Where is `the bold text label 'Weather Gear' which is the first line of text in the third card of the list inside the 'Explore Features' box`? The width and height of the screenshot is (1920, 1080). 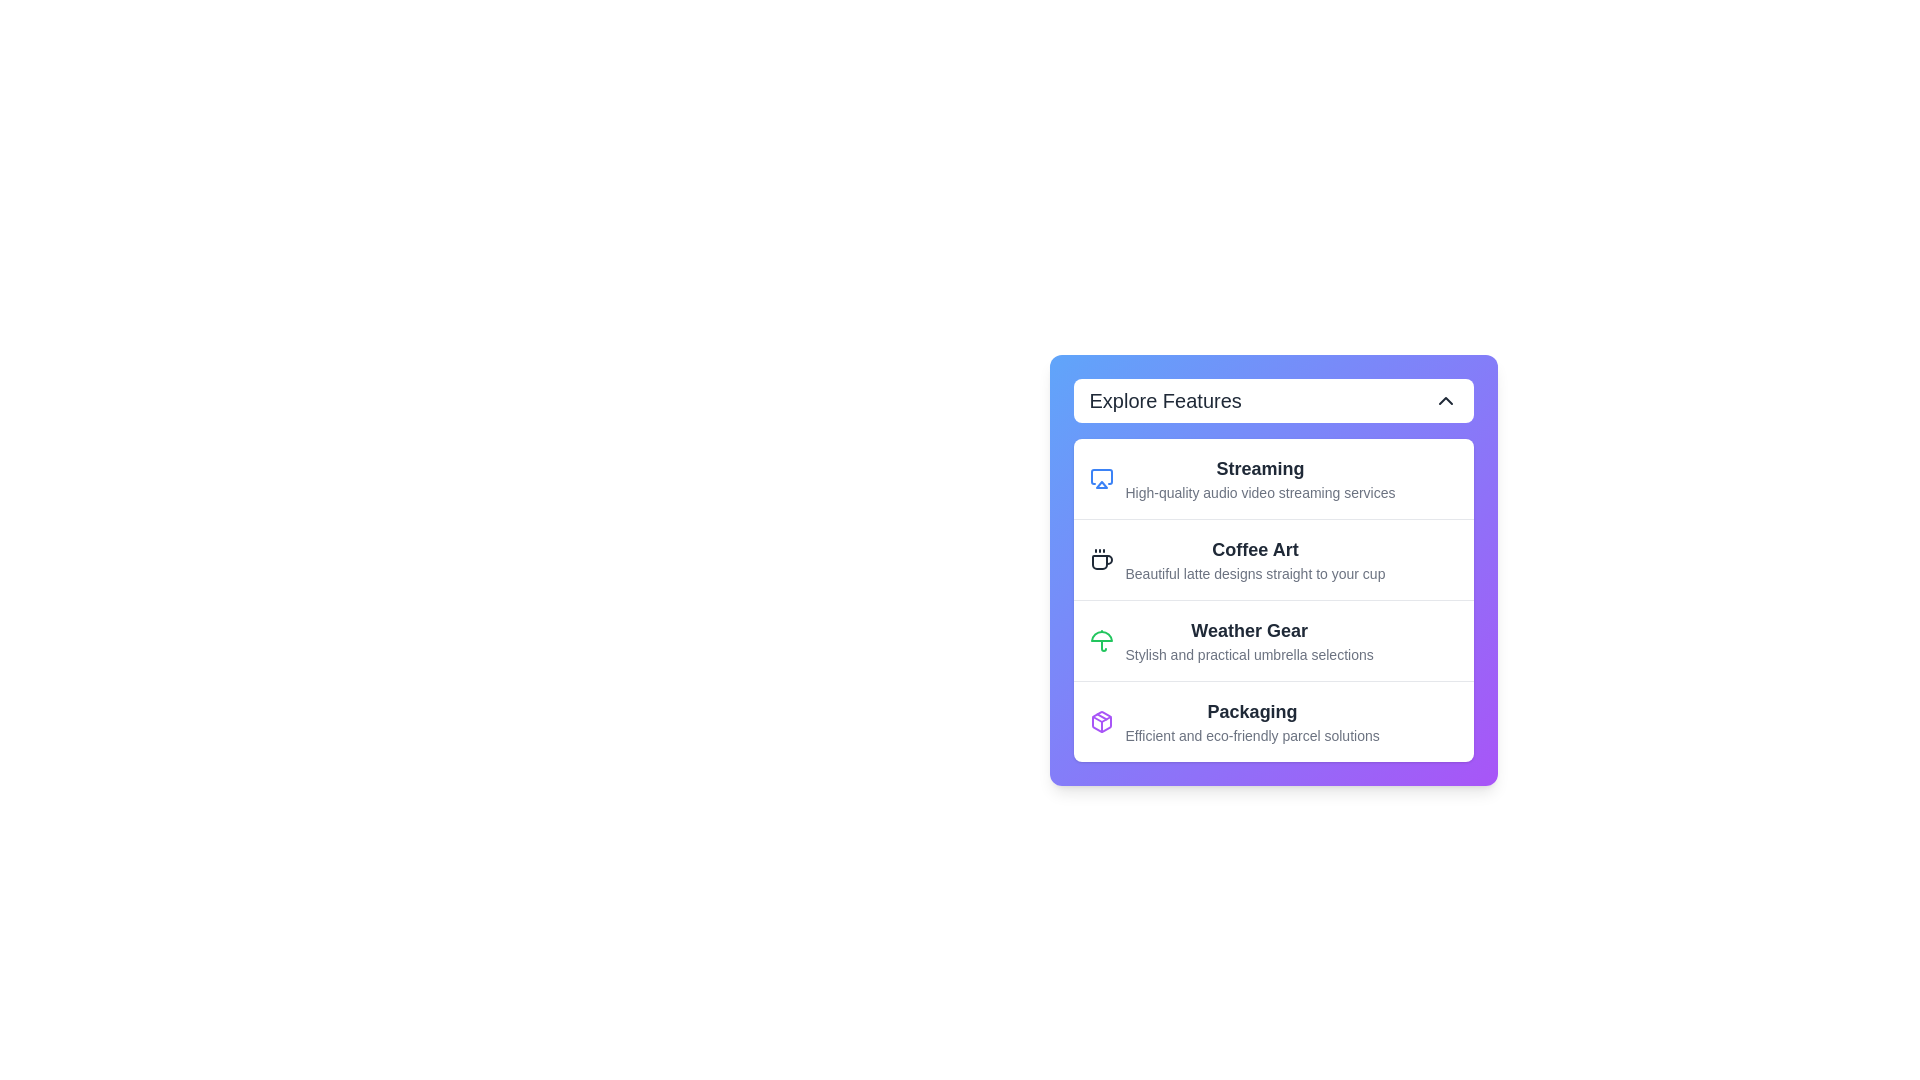 the bold text label 'Weather Gear' which is the first line of text in the third card of the list inside the 'Explore Features' box is located at coordinates (1248, 631).